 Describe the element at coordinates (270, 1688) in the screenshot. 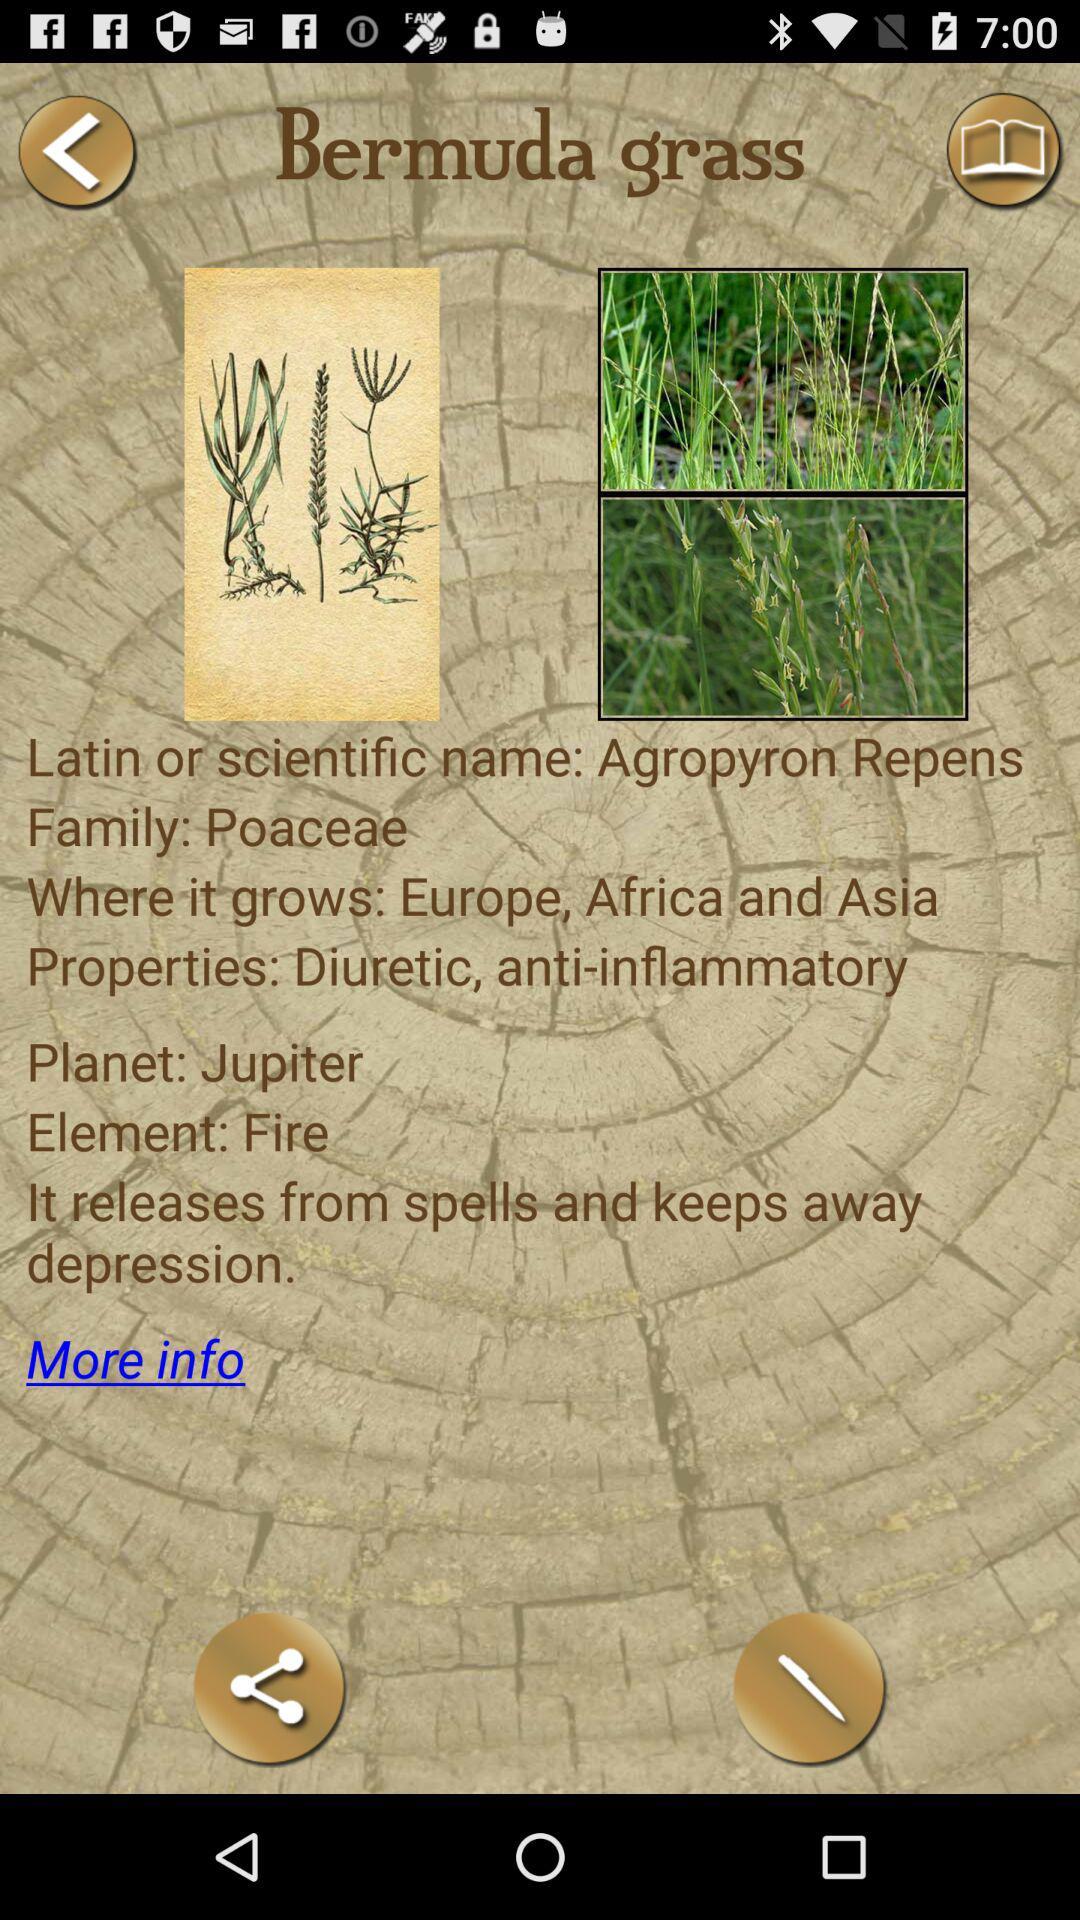

I see `share button` at that location.